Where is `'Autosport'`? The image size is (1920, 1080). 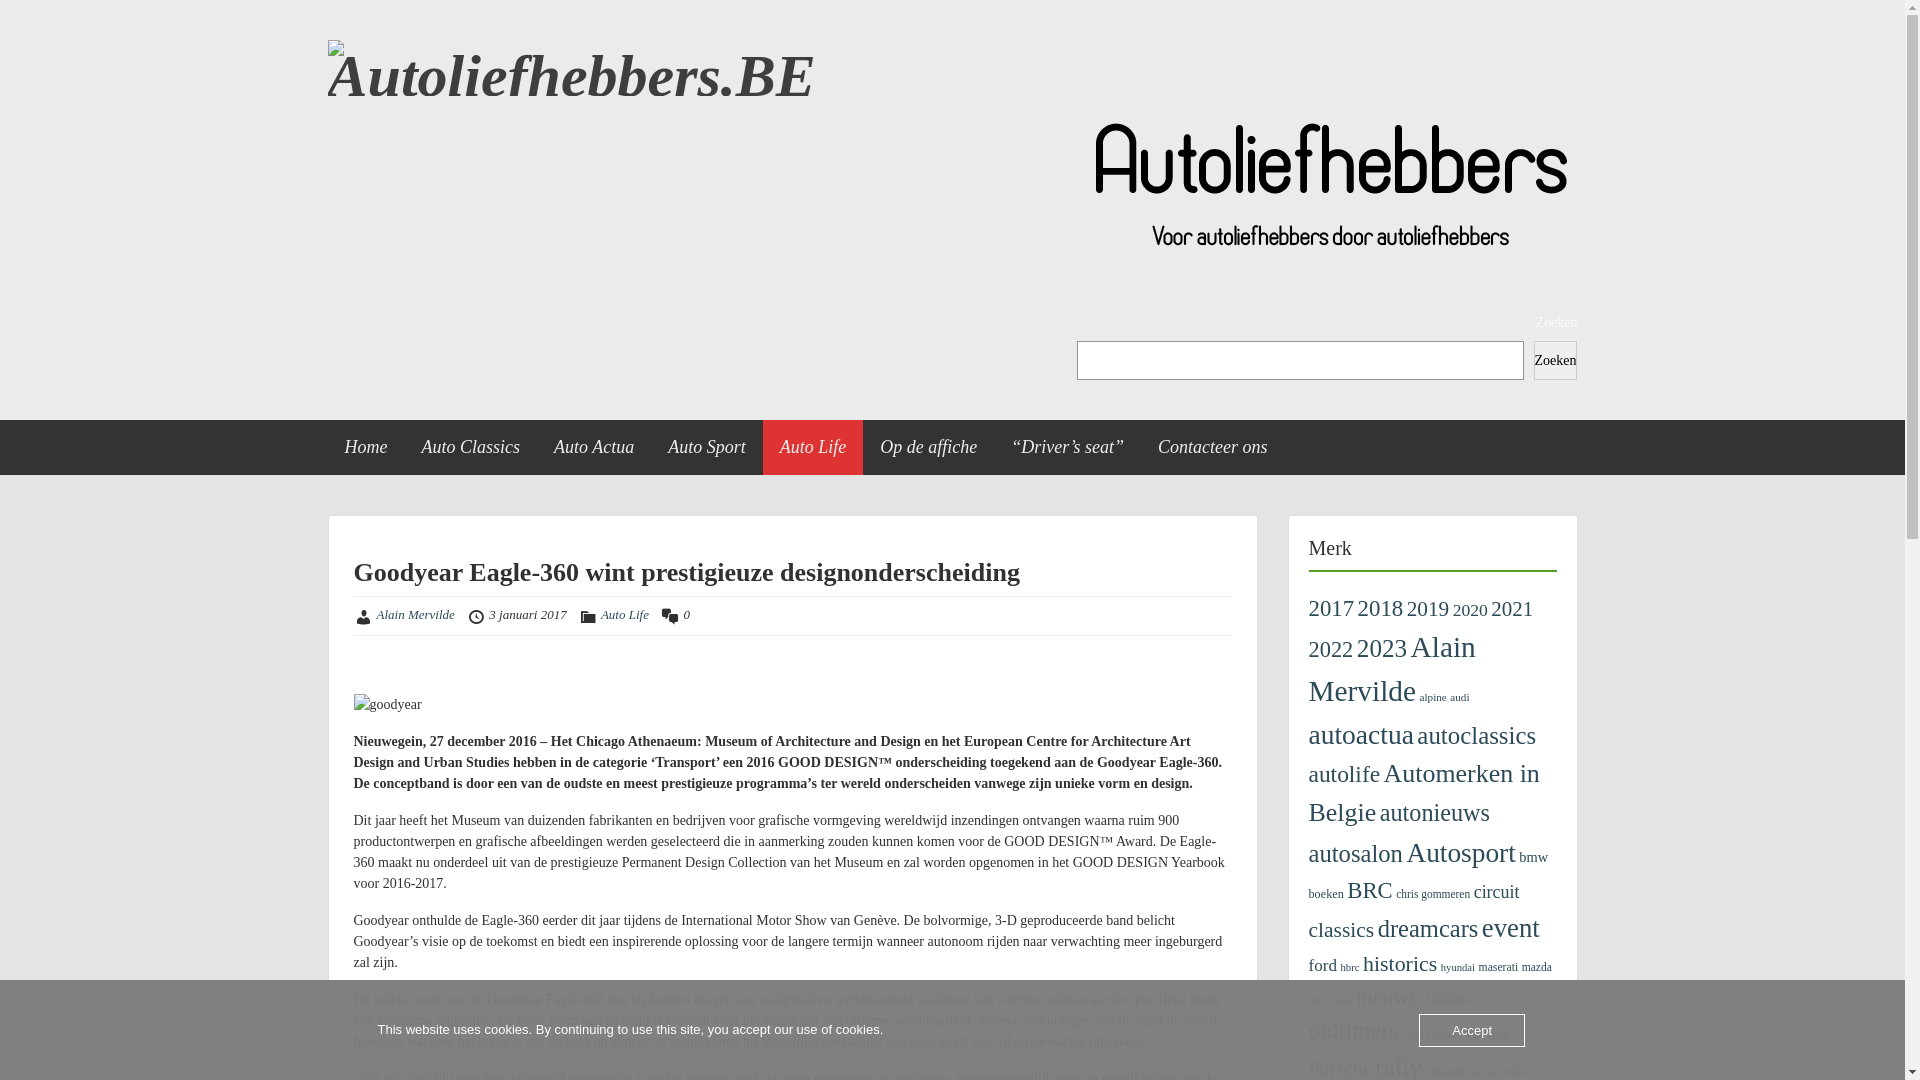
'Autosport' is located at coordinates (1405, 852).